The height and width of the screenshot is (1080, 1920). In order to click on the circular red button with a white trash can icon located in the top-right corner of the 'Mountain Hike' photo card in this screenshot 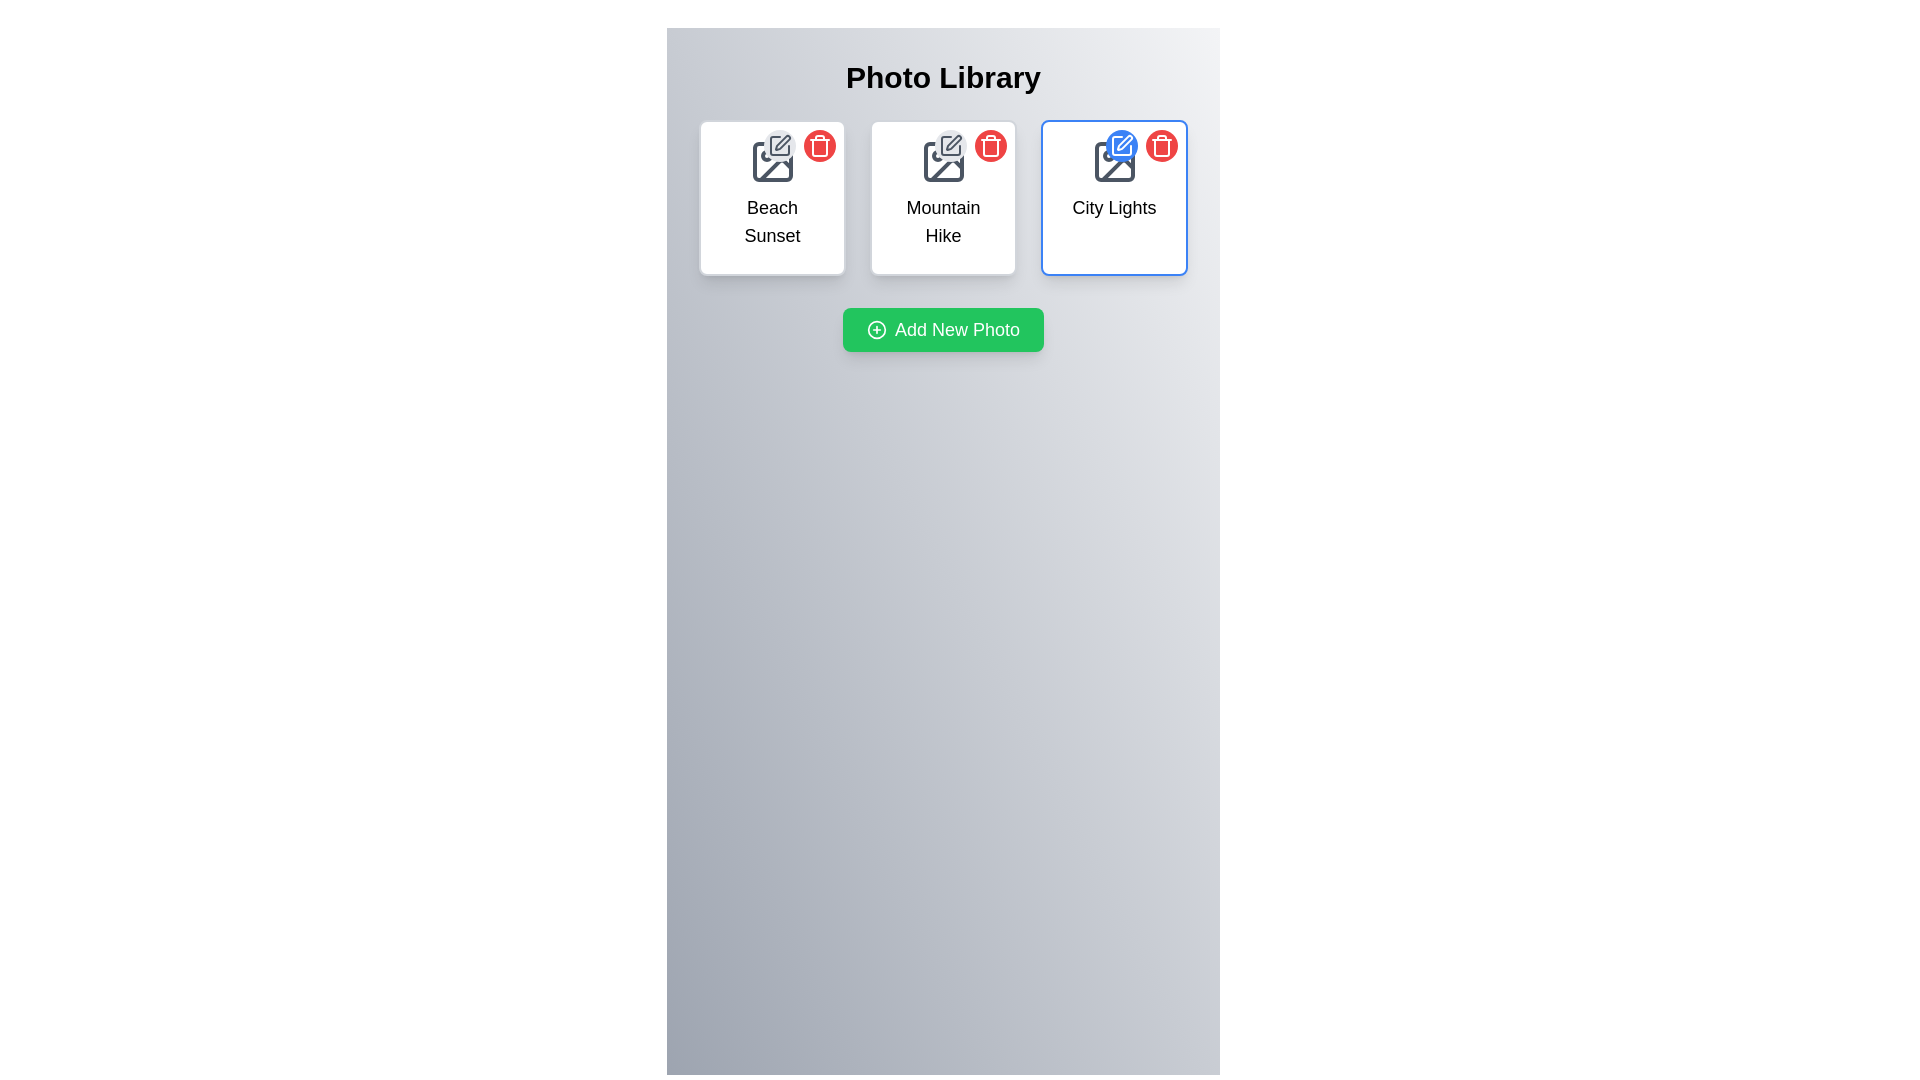, I will do `click(990, 145)`.